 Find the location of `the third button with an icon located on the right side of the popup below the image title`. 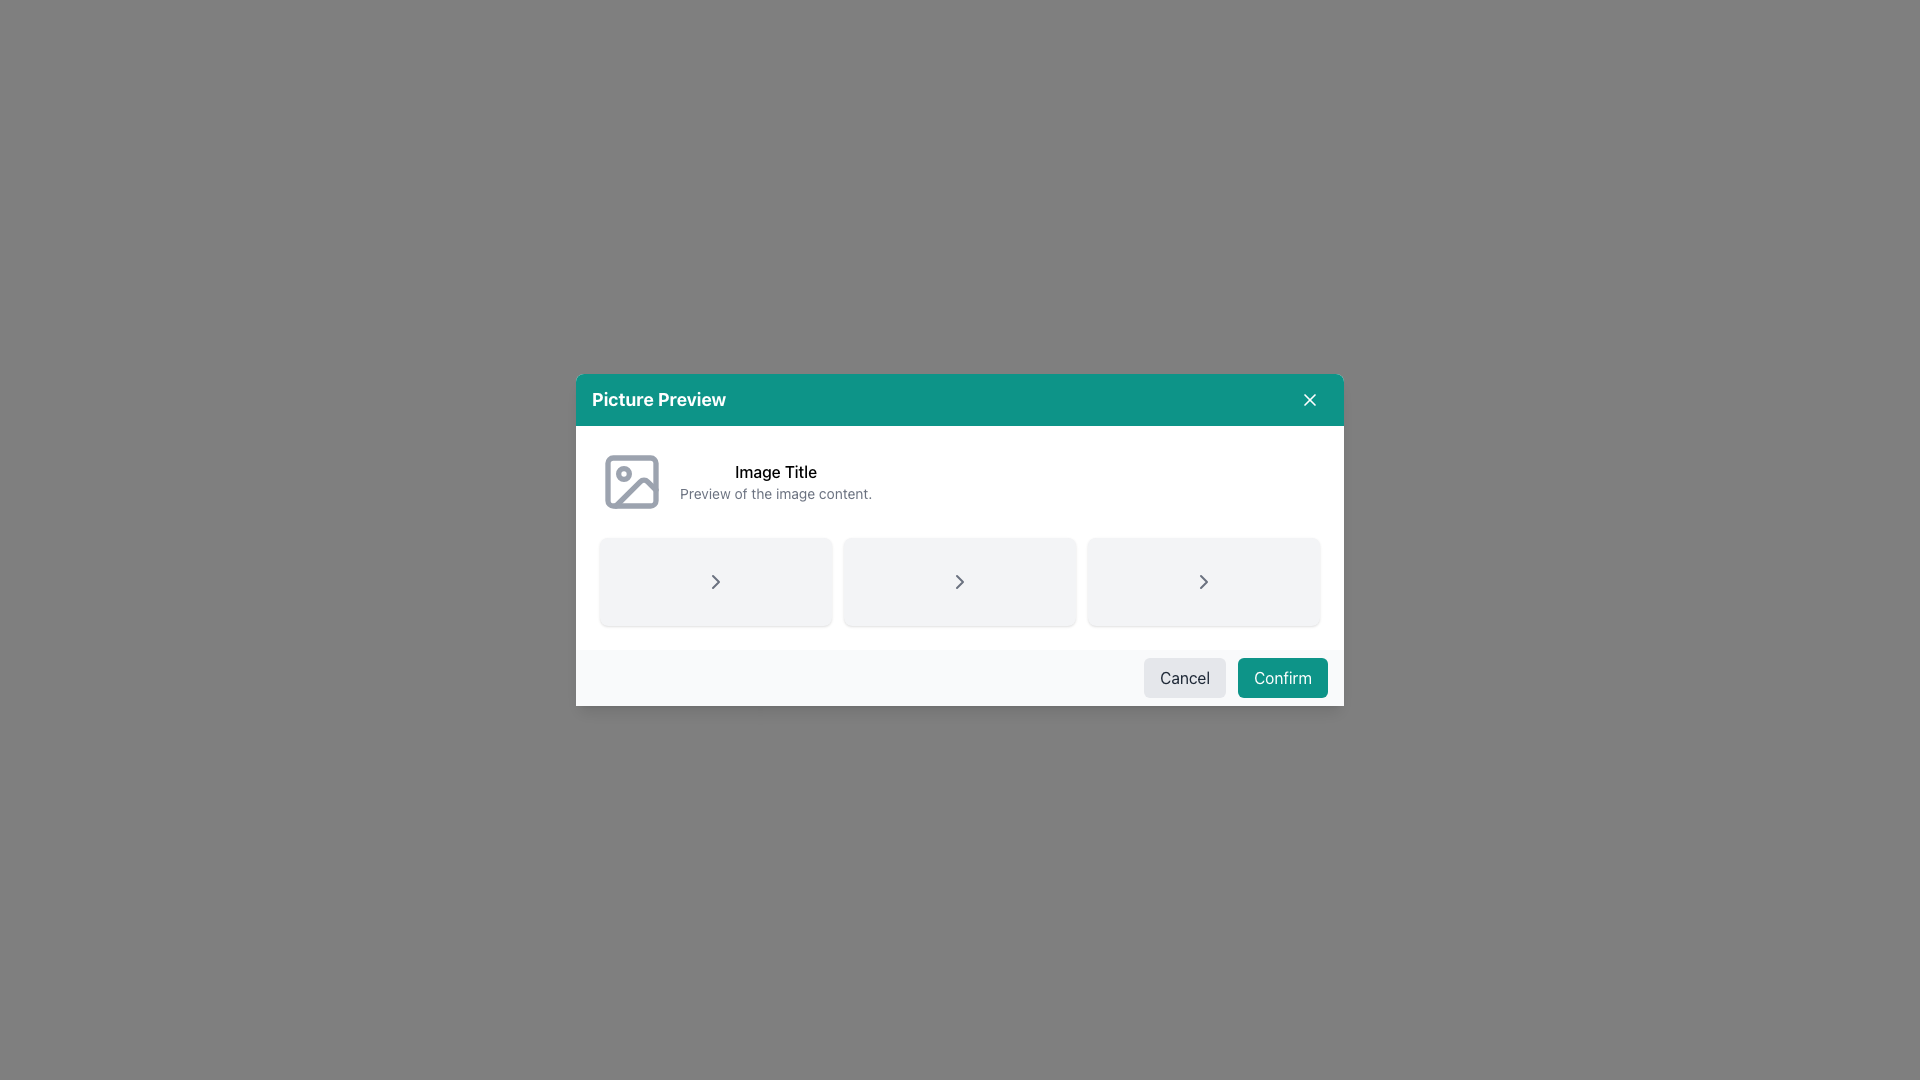

the third button with an icon located on the right side of the popup below the image title is located at coordinates (1203, 582).